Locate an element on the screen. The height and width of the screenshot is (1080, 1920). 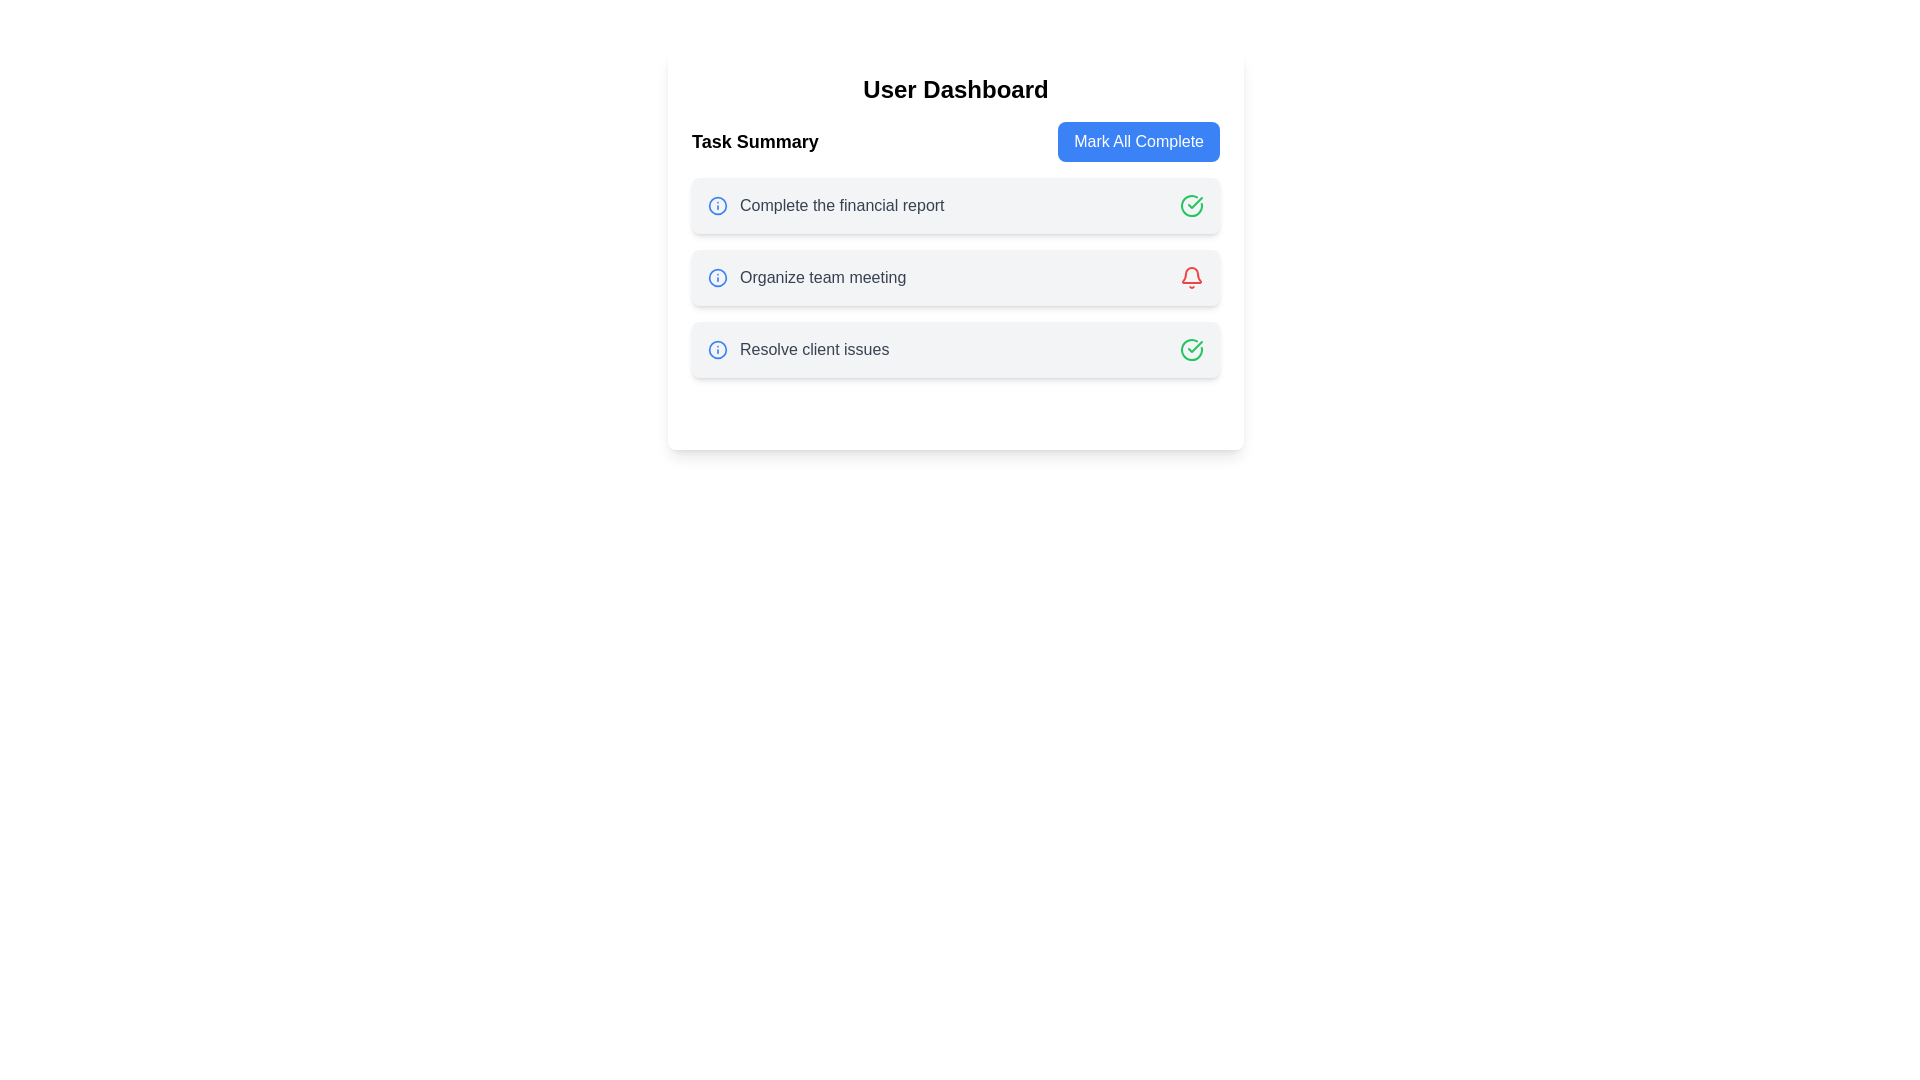
the text label displaying 'Resolve client issues' located in the third row of the task list in the 'Task Summary' section is located at coordinates (814, 349).